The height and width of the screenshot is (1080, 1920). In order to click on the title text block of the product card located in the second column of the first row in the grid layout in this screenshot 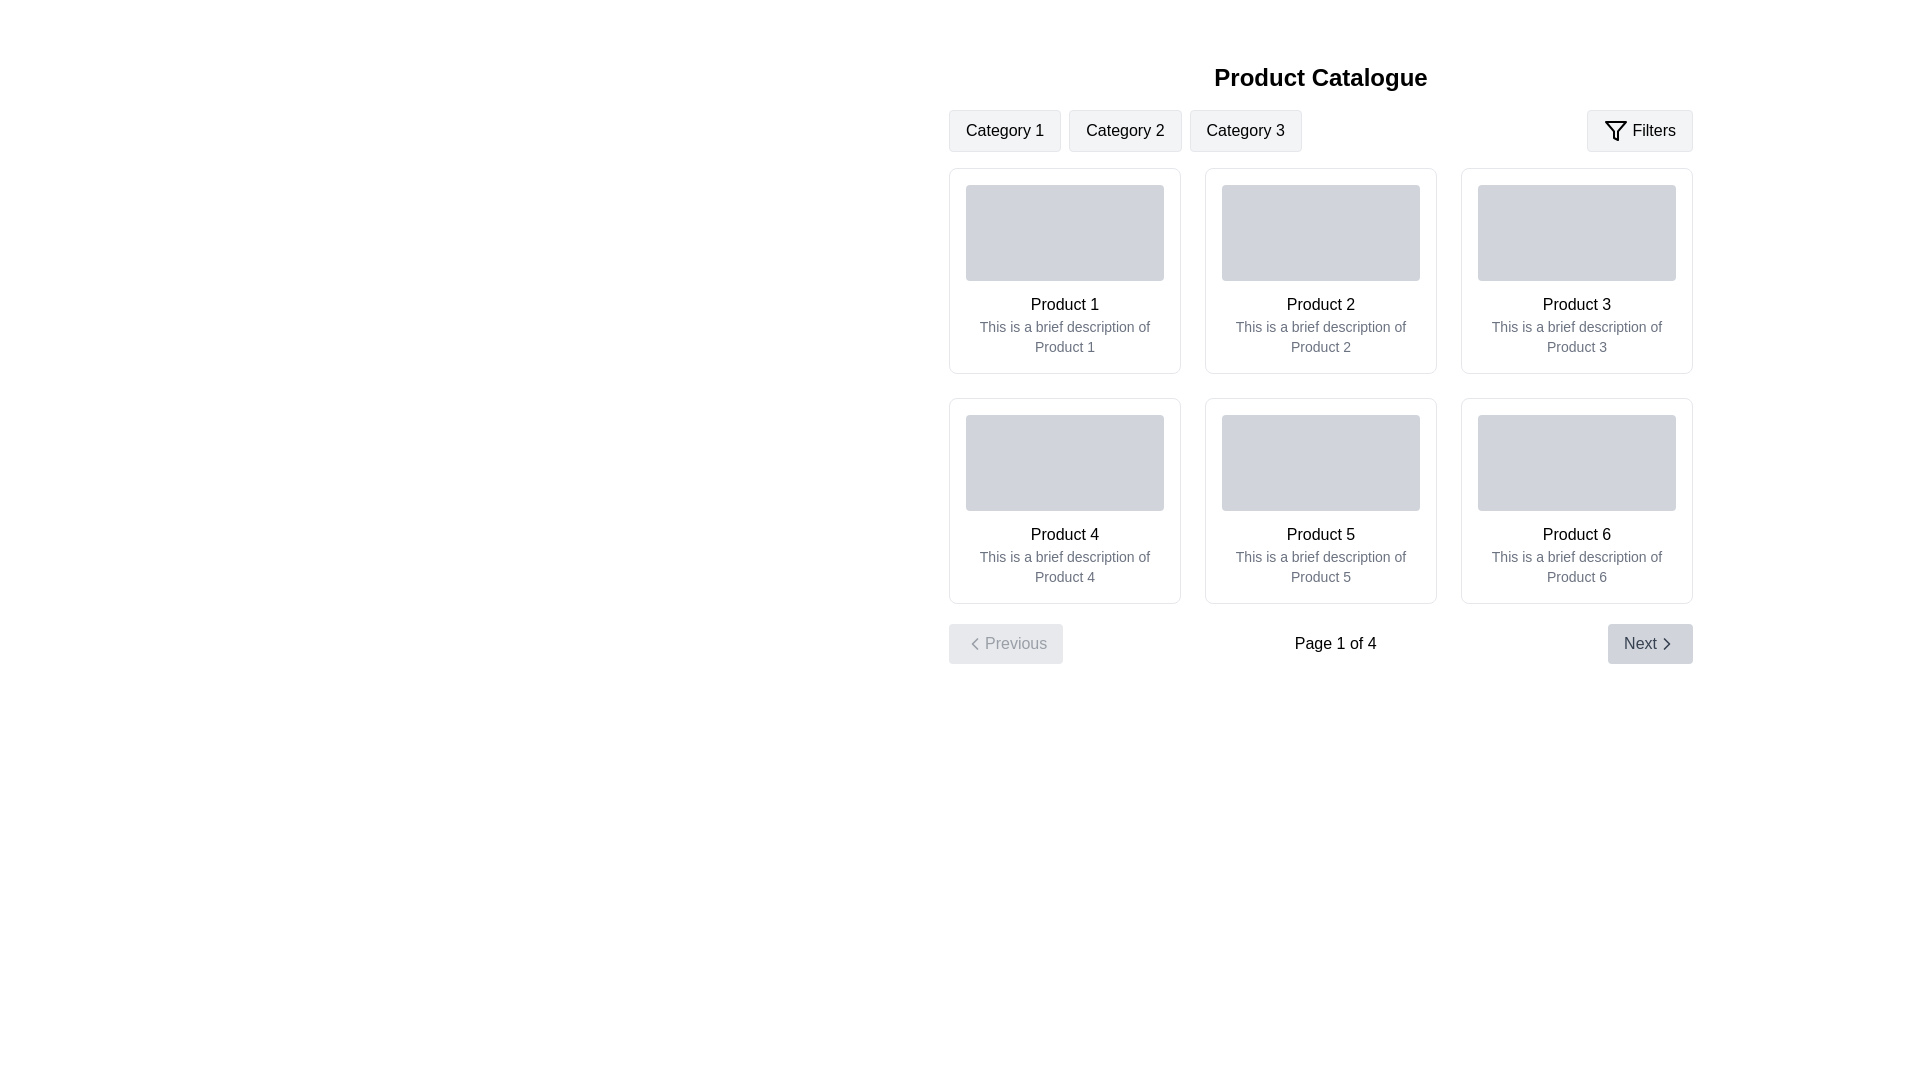, I will do `click(1320, 304)`.